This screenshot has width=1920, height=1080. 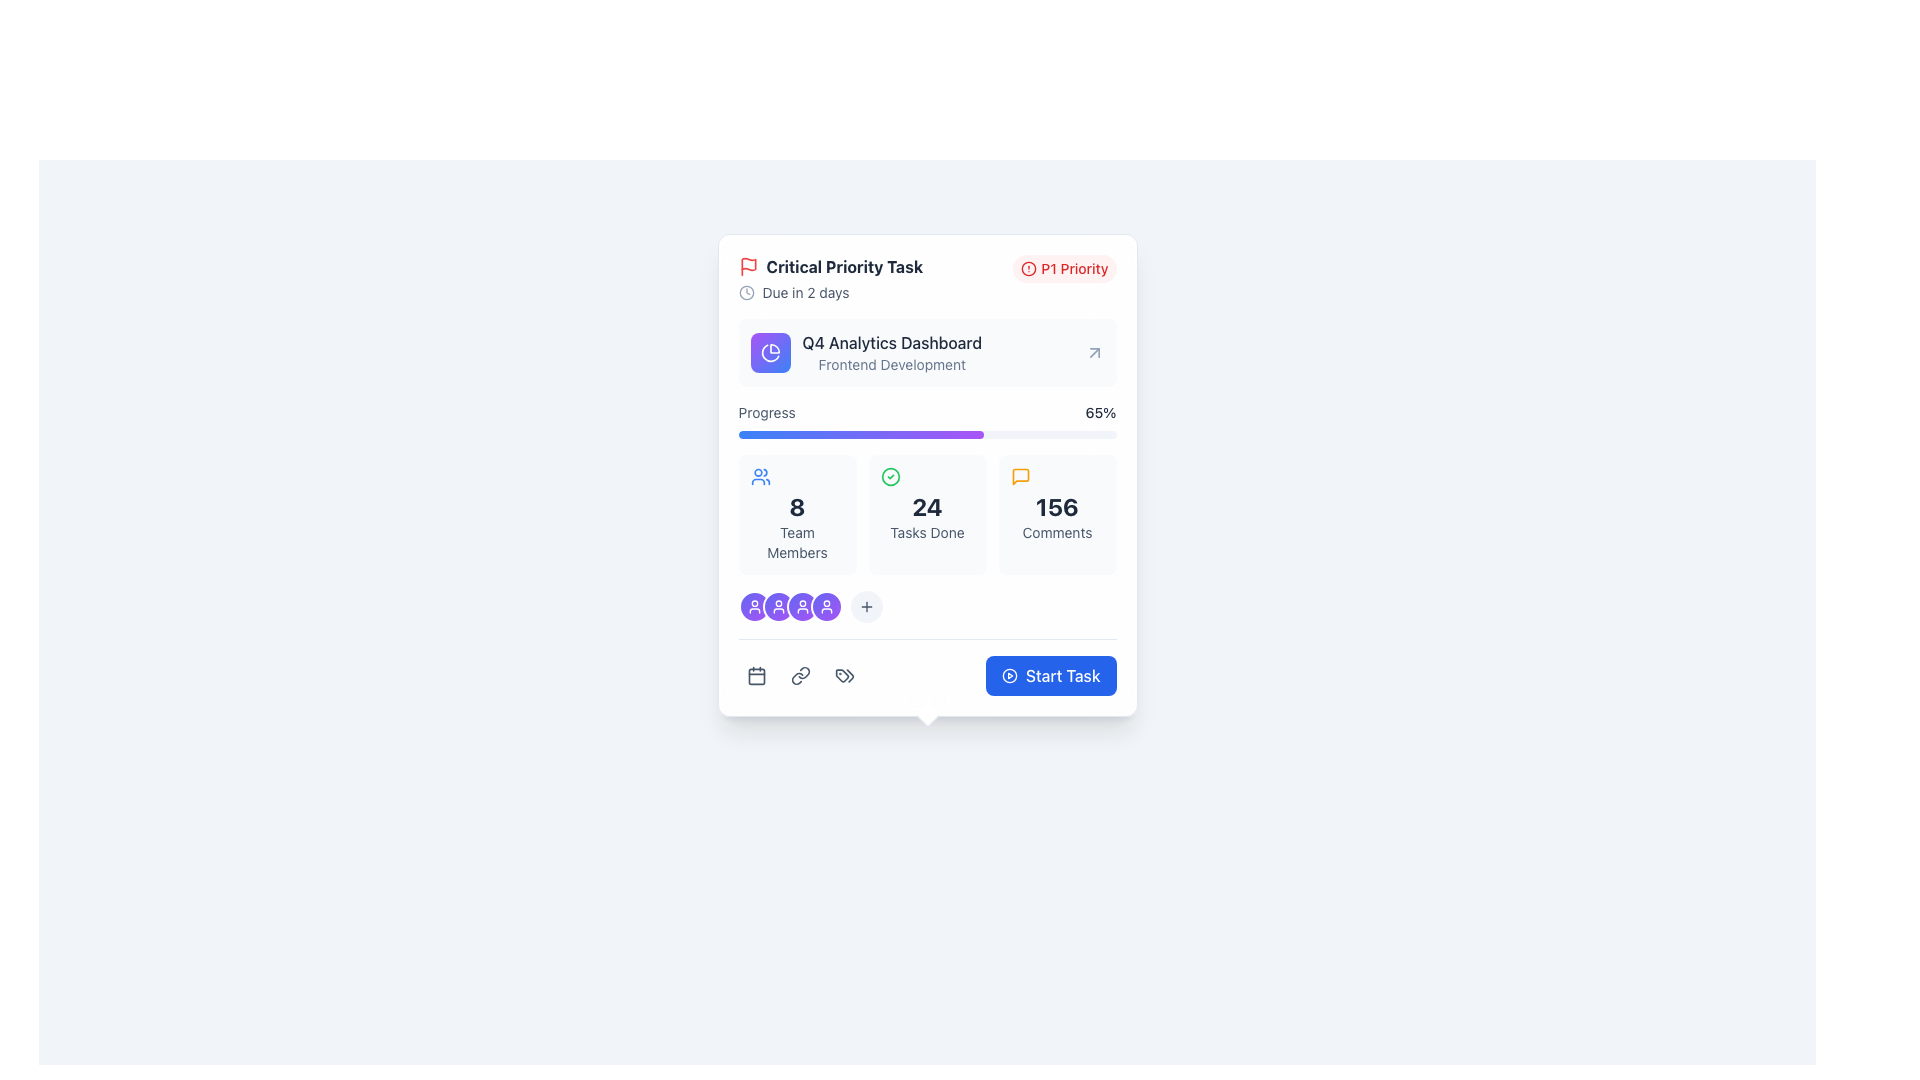 What do you see at coordinates (766, 411) in the screenshot?
I see `the 'Progress' text label, which is styled in gray, medium-weight, sans-serif font and positioned on the left side of a layout, next to the '65%' text` at bounding box center [766, 411].